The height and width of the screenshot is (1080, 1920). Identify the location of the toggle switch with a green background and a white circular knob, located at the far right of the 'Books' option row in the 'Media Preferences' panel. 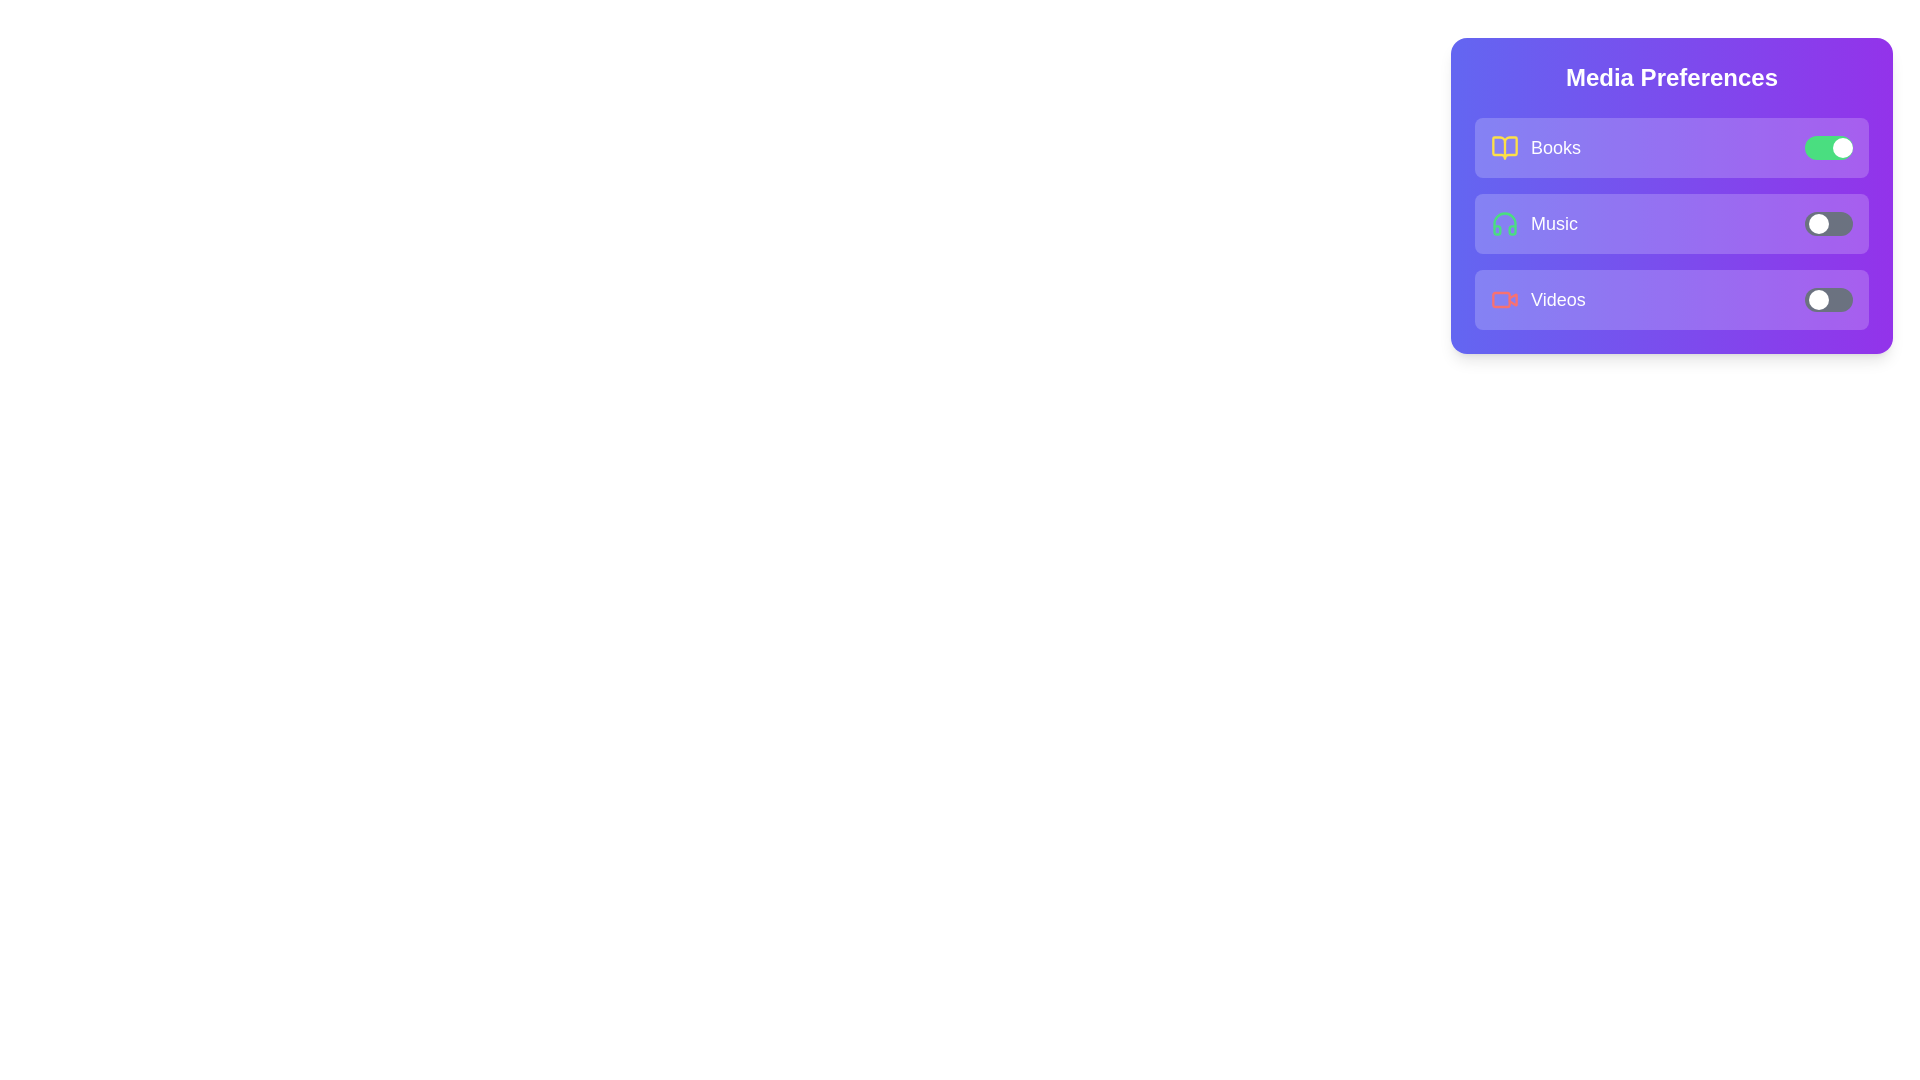
(1828, 146).